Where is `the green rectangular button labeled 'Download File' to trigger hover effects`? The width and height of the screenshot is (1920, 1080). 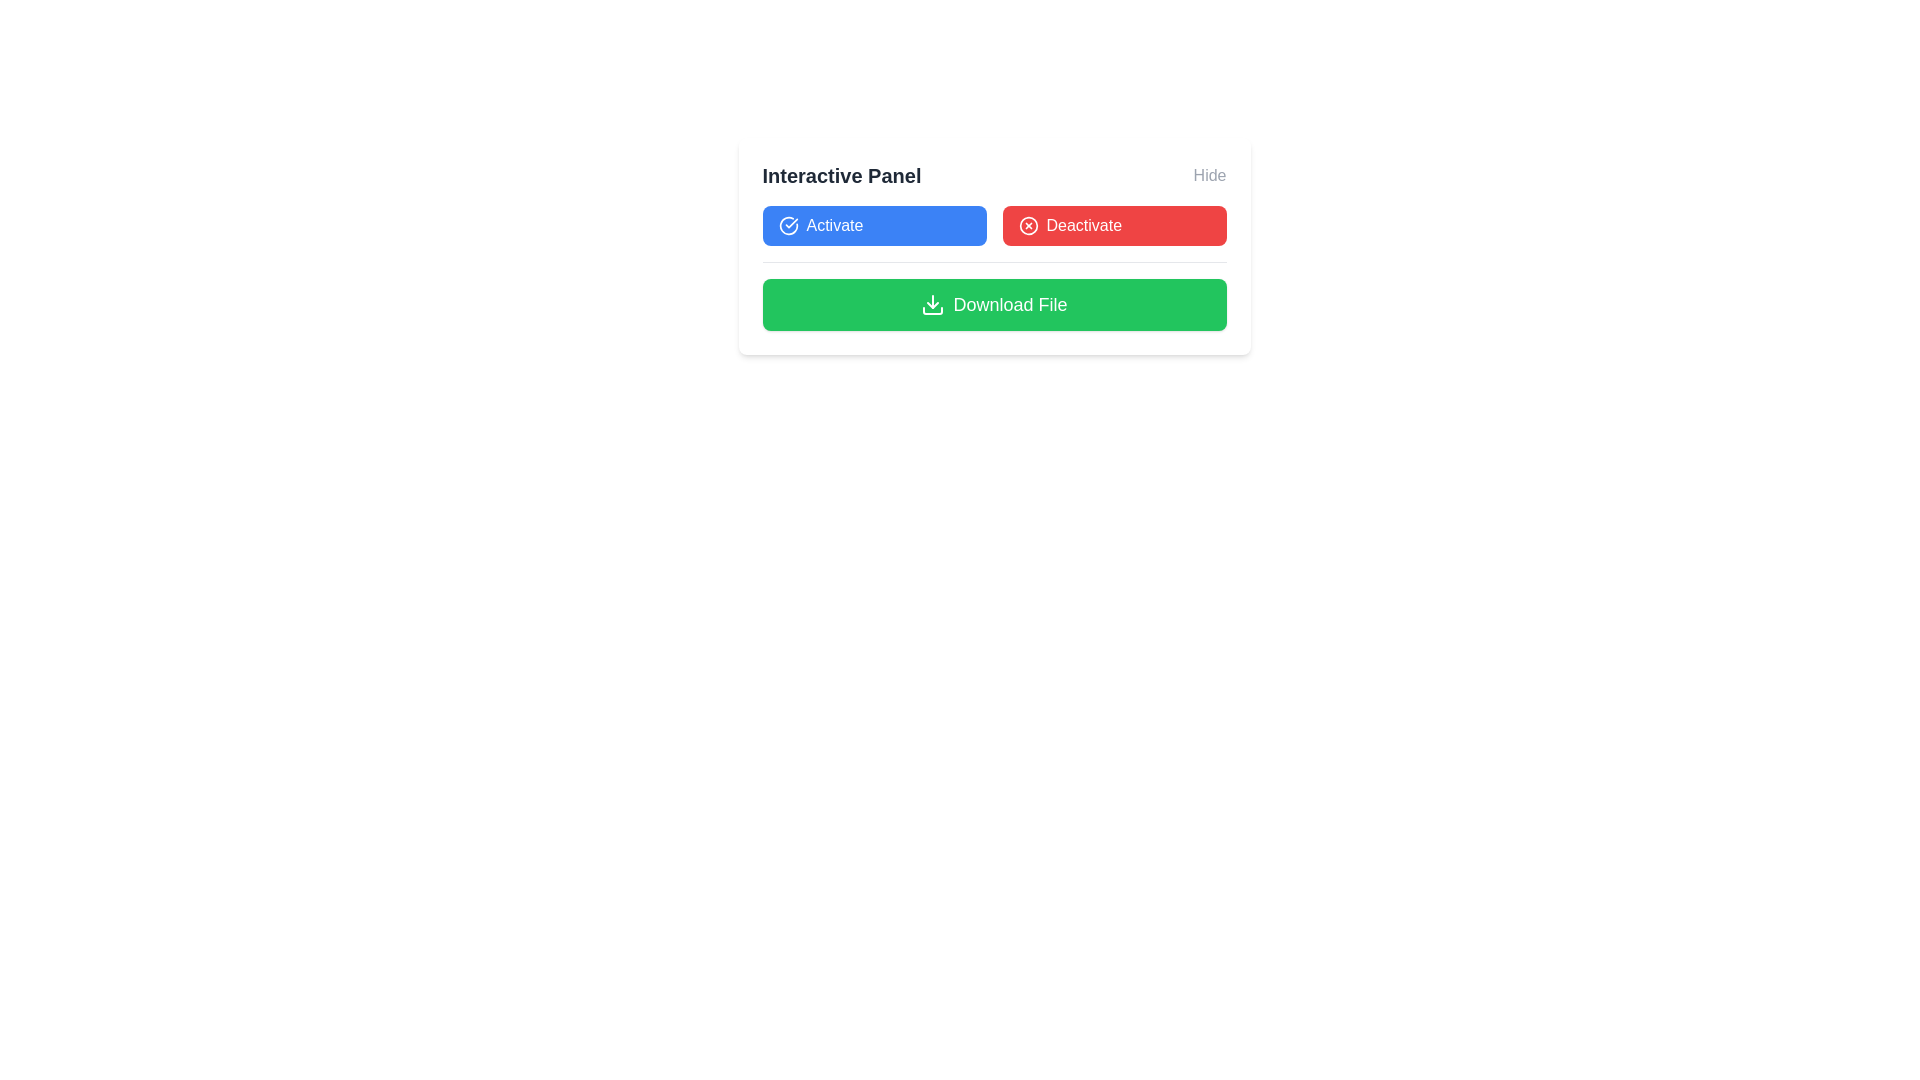
the green rectangular button labeled 'Download File' to trigger hover effects is located at coordinates (994, 304).